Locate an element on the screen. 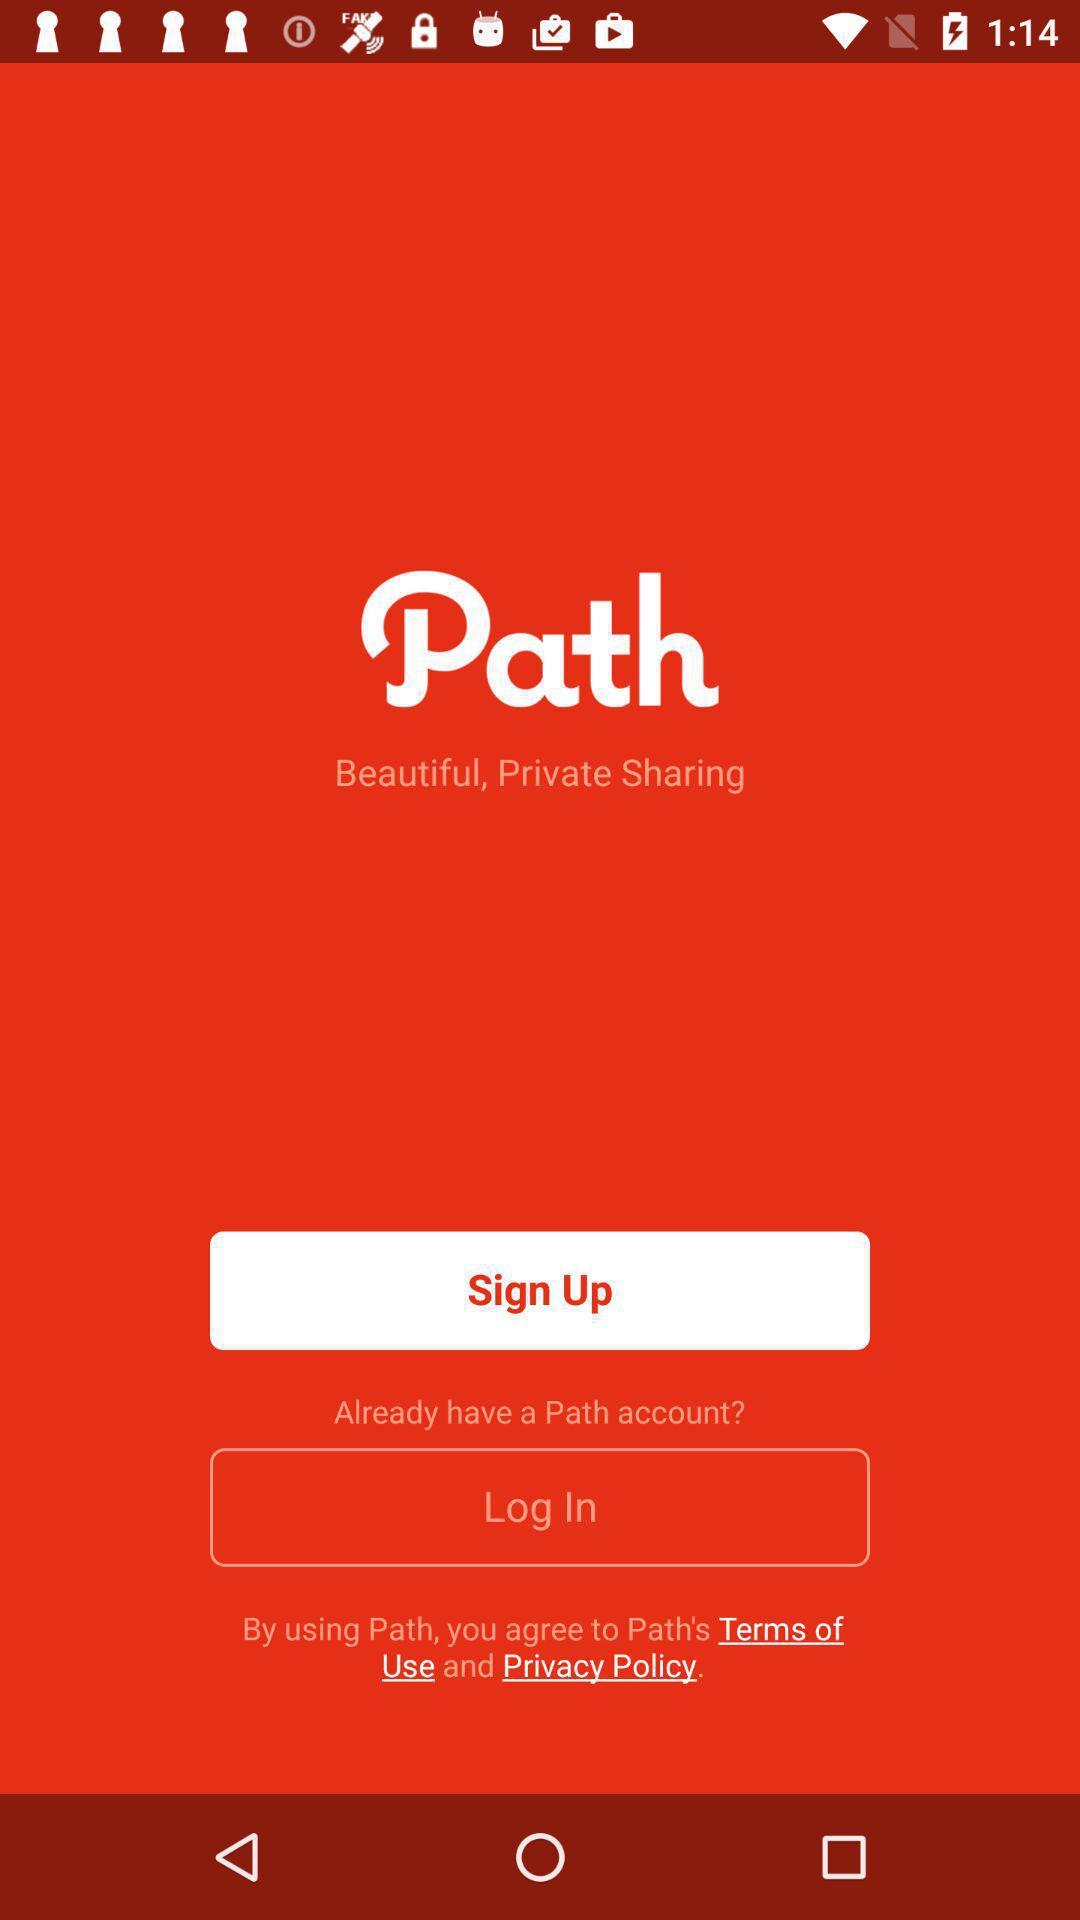 This screenshot has height=1920, width=1080. sign up item is located at coordinates (540, 1290).